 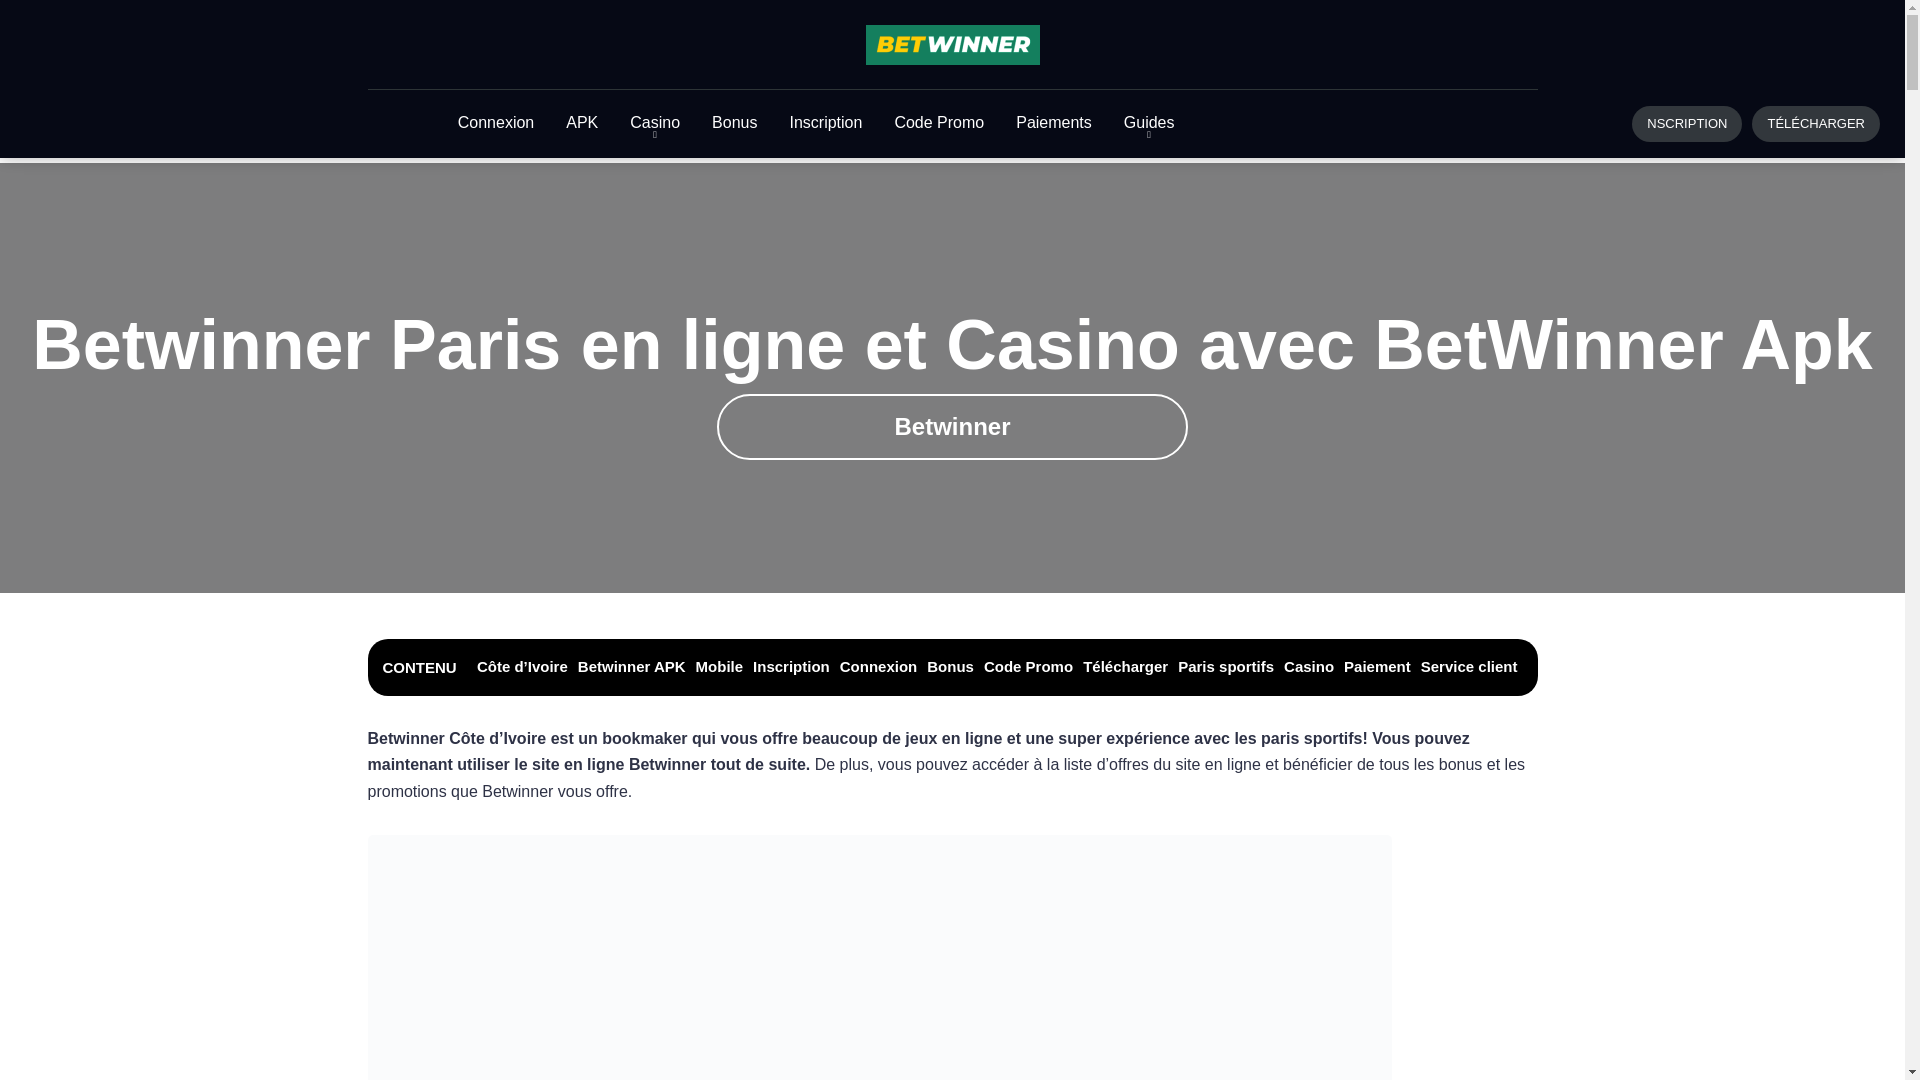 What do you see at coordinates (580, 123) in the screenshot?
I see `'APK'` at bounding box center [580, 123].